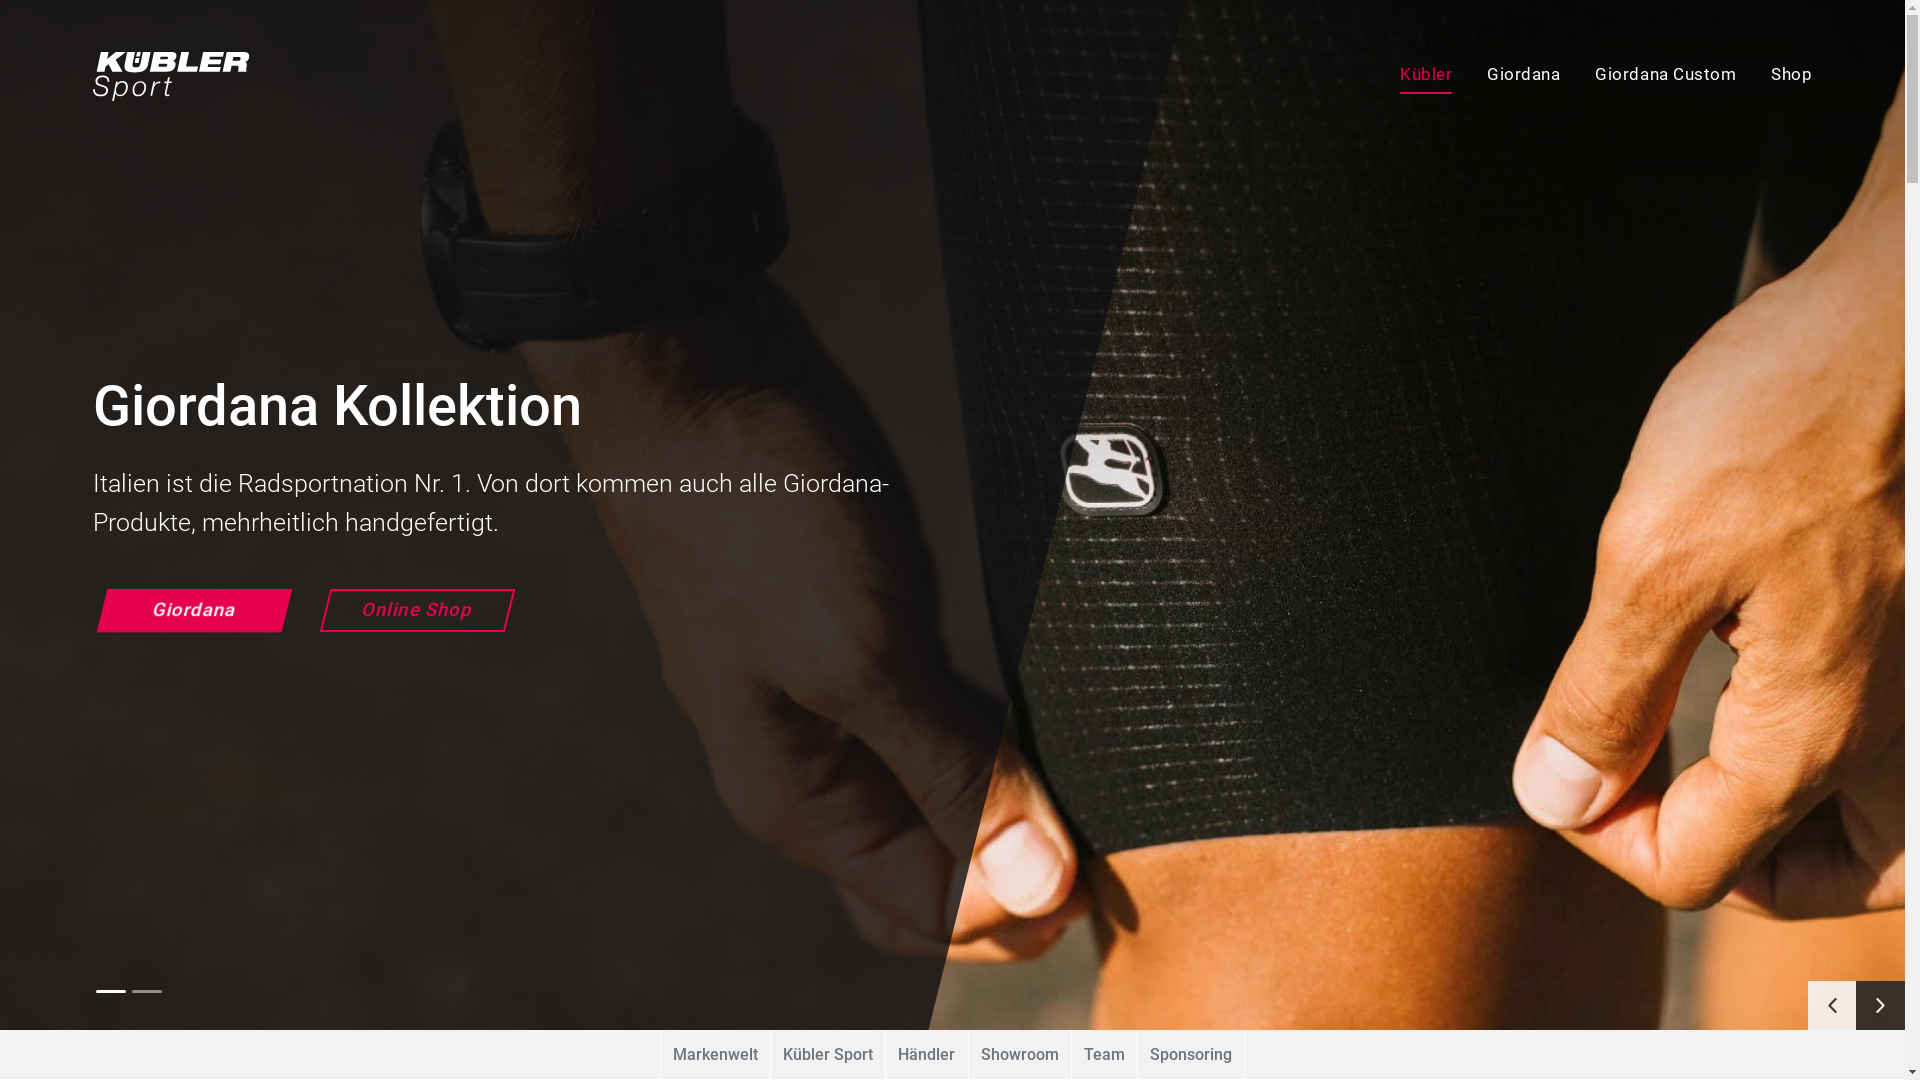  Describe the element at coordinates (1855, 1005) in the screenshot. I see `'Next'` at that location.